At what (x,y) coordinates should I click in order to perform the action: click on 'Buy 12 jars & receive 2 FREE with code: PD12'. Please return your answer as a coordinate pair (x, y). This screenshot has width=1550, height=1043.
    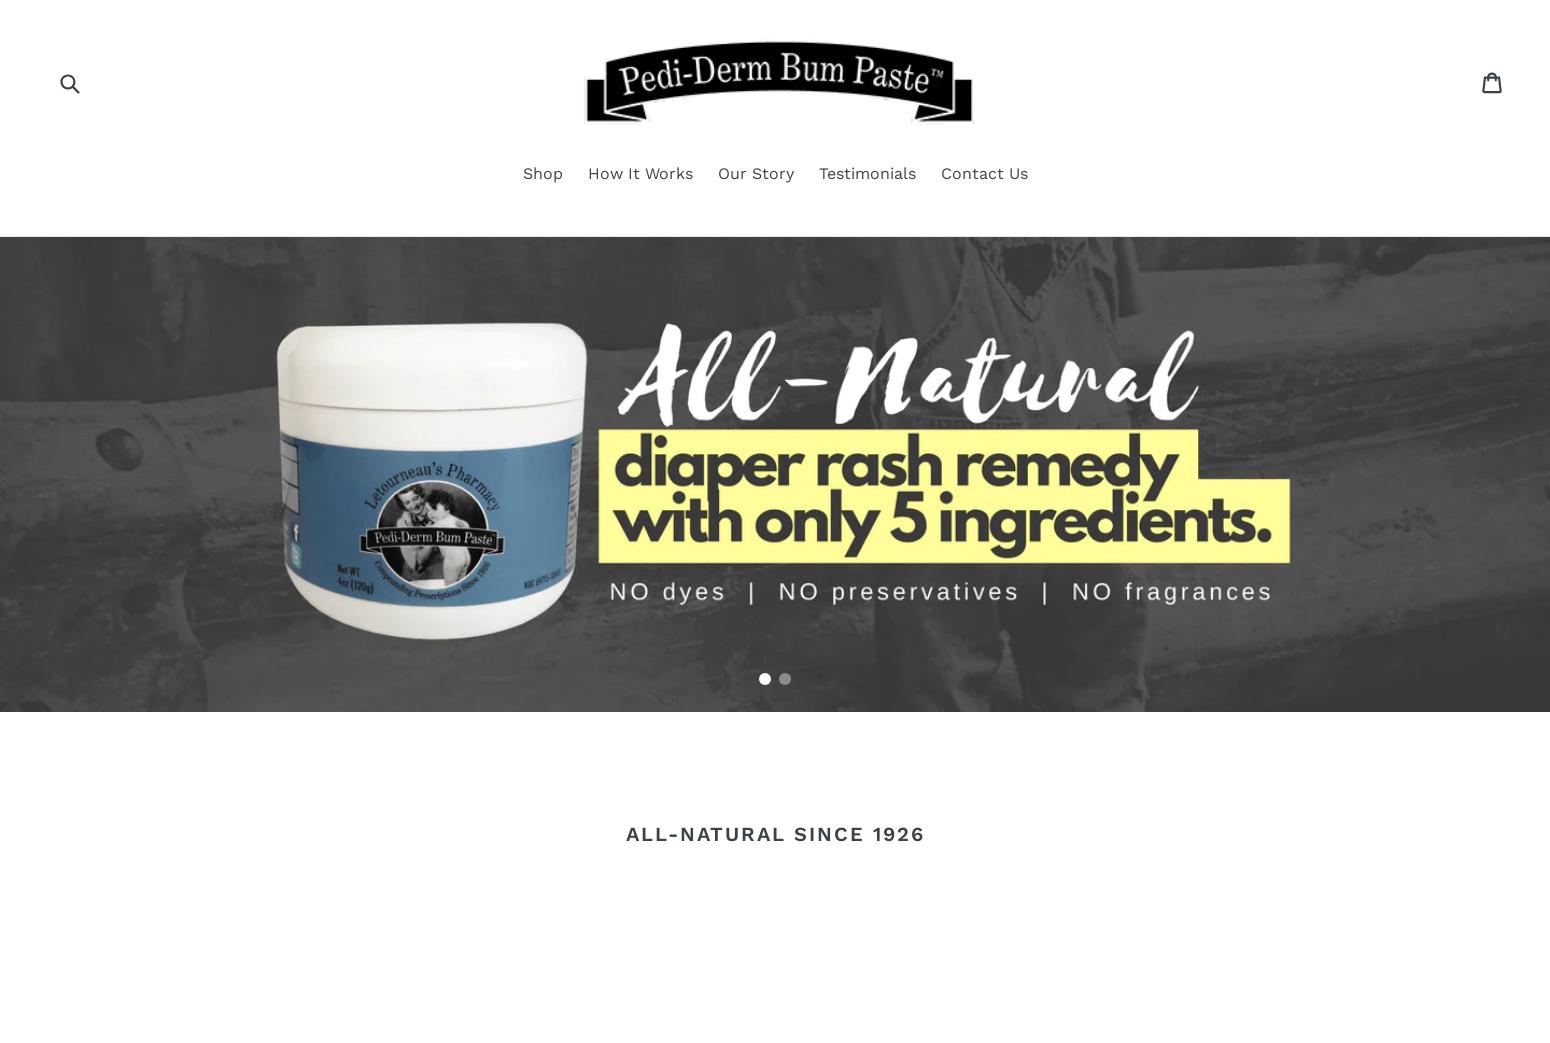
    Looking at the image, I should click on (775, 506).